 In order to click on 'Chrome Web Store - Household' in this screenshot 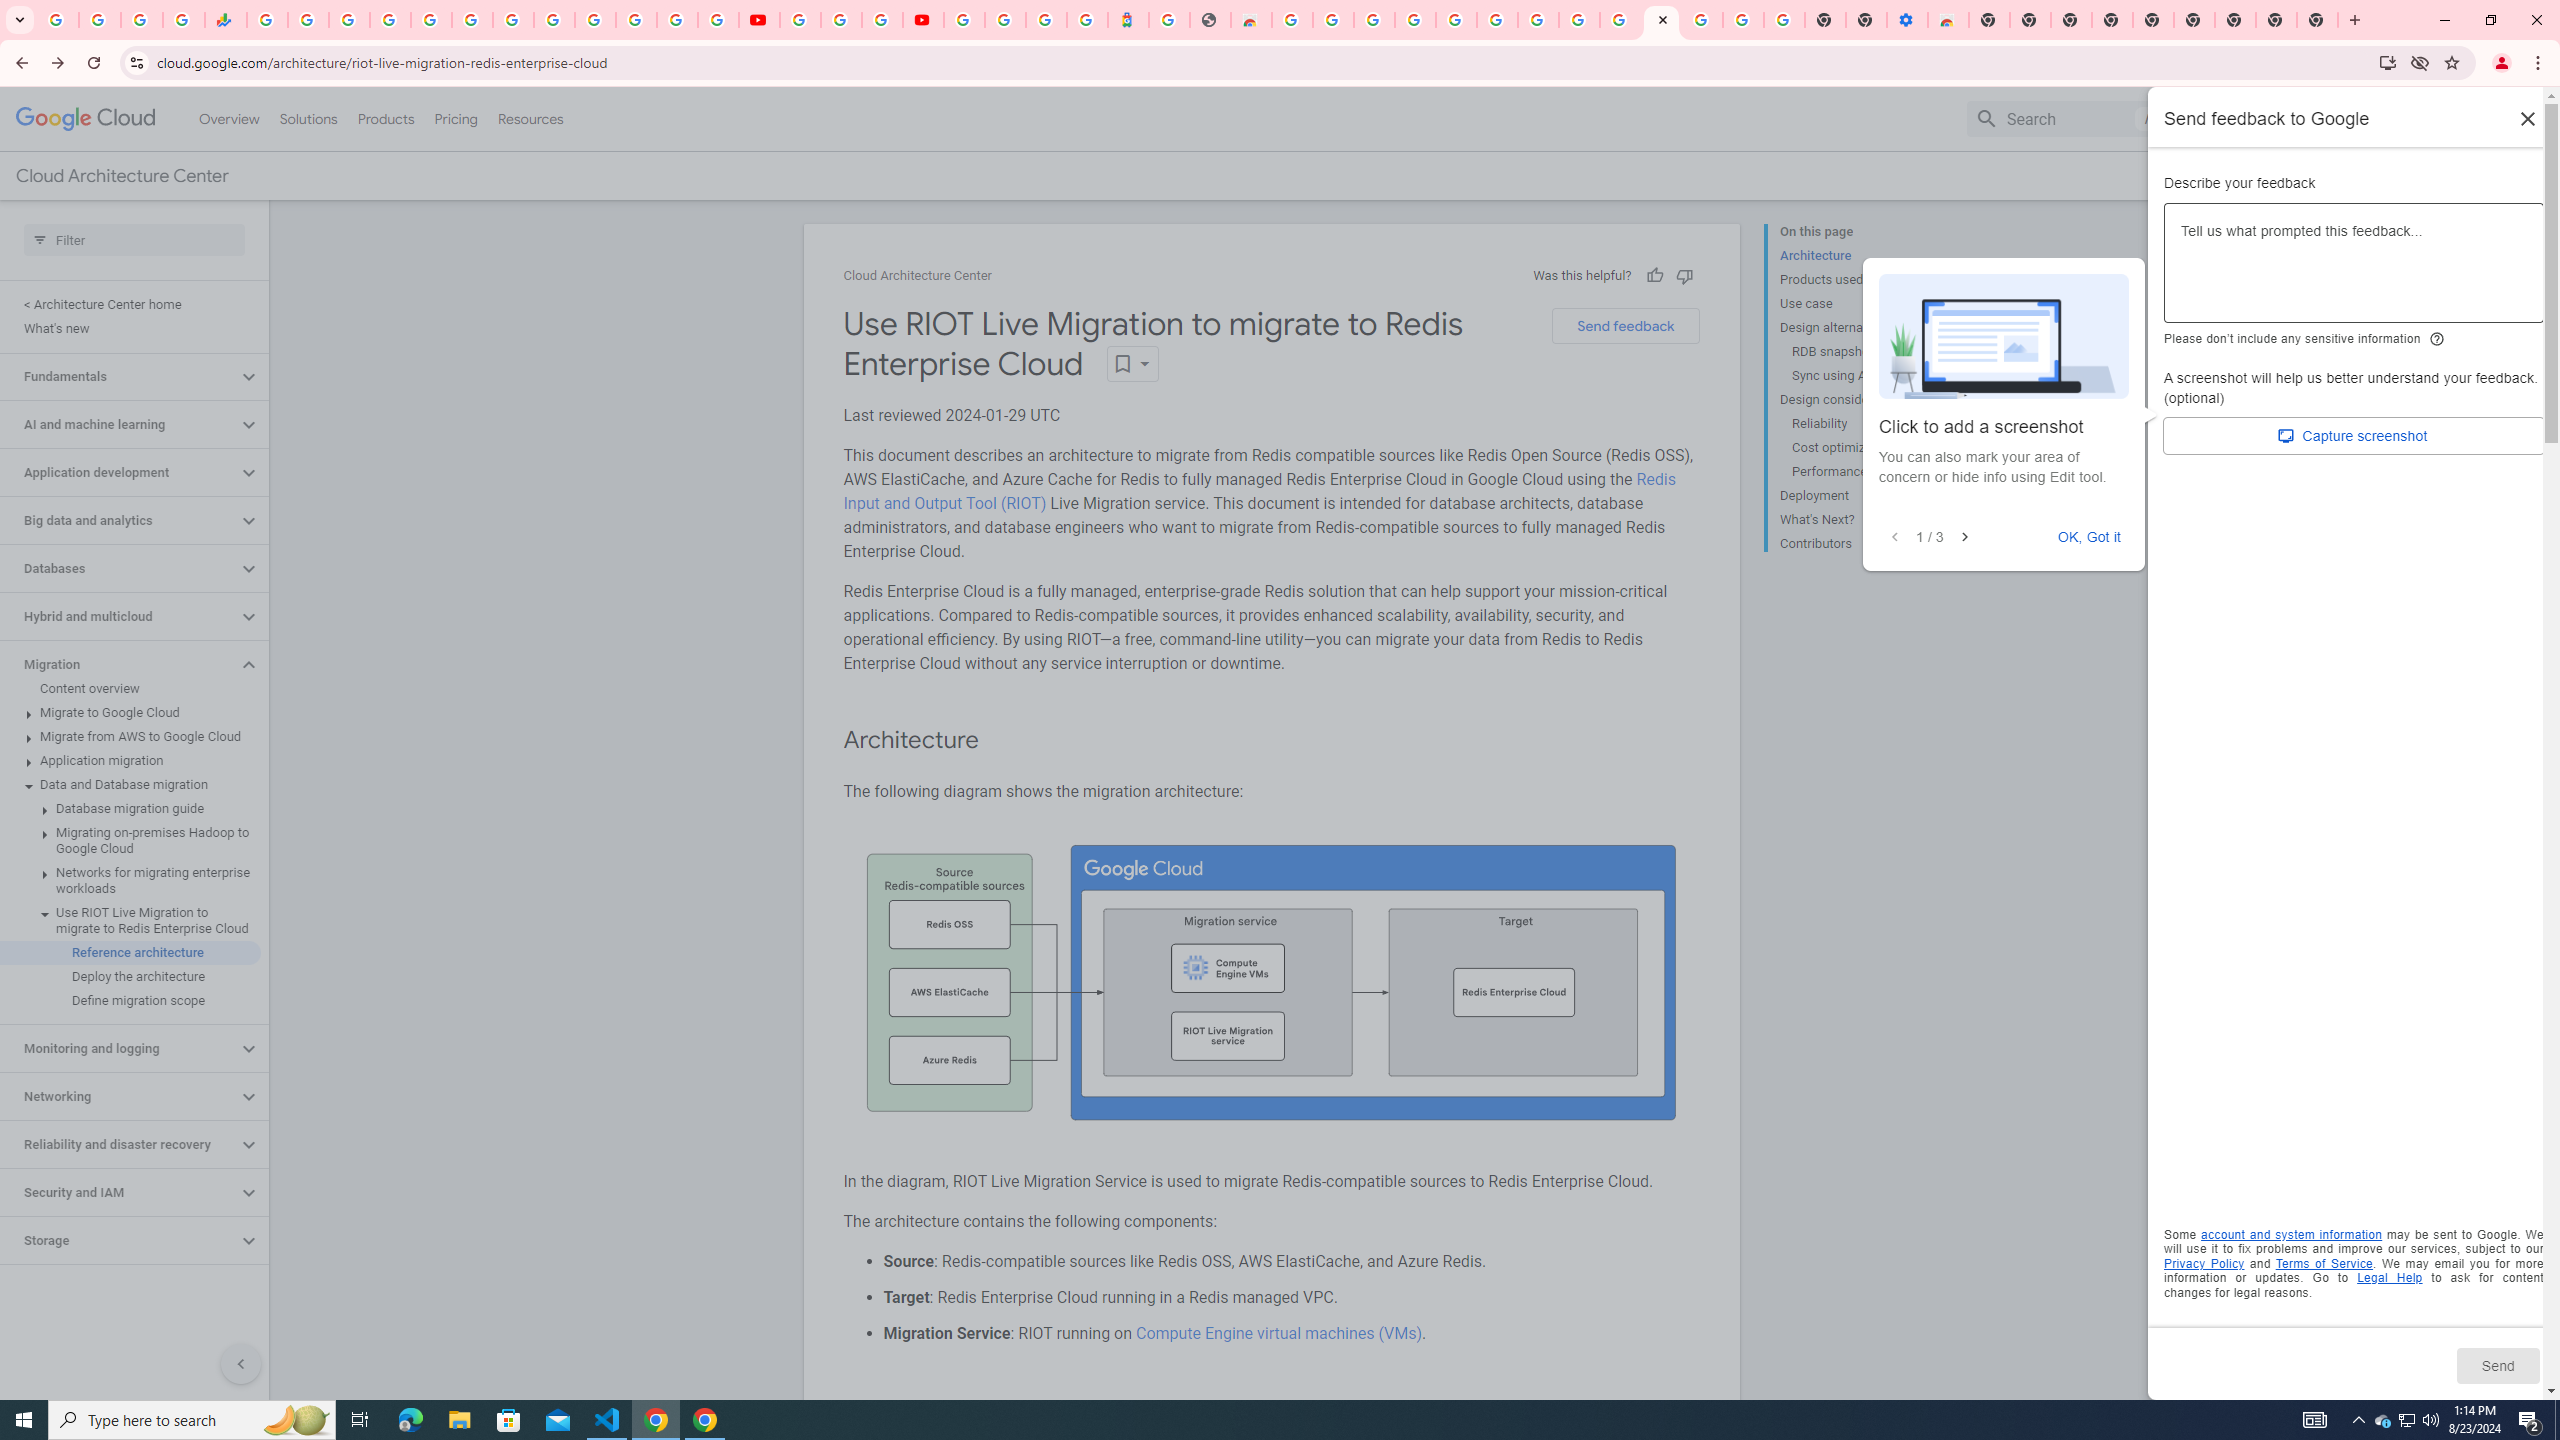, I will do `click(1250, 19)`.